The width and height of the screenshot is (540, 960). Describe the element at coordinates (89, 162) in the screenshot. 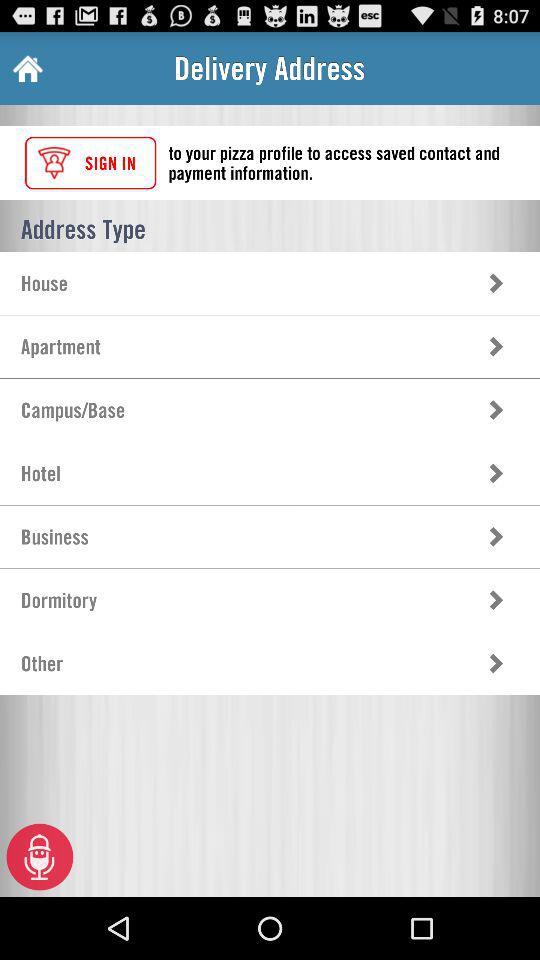

I see `sign in` at that location.